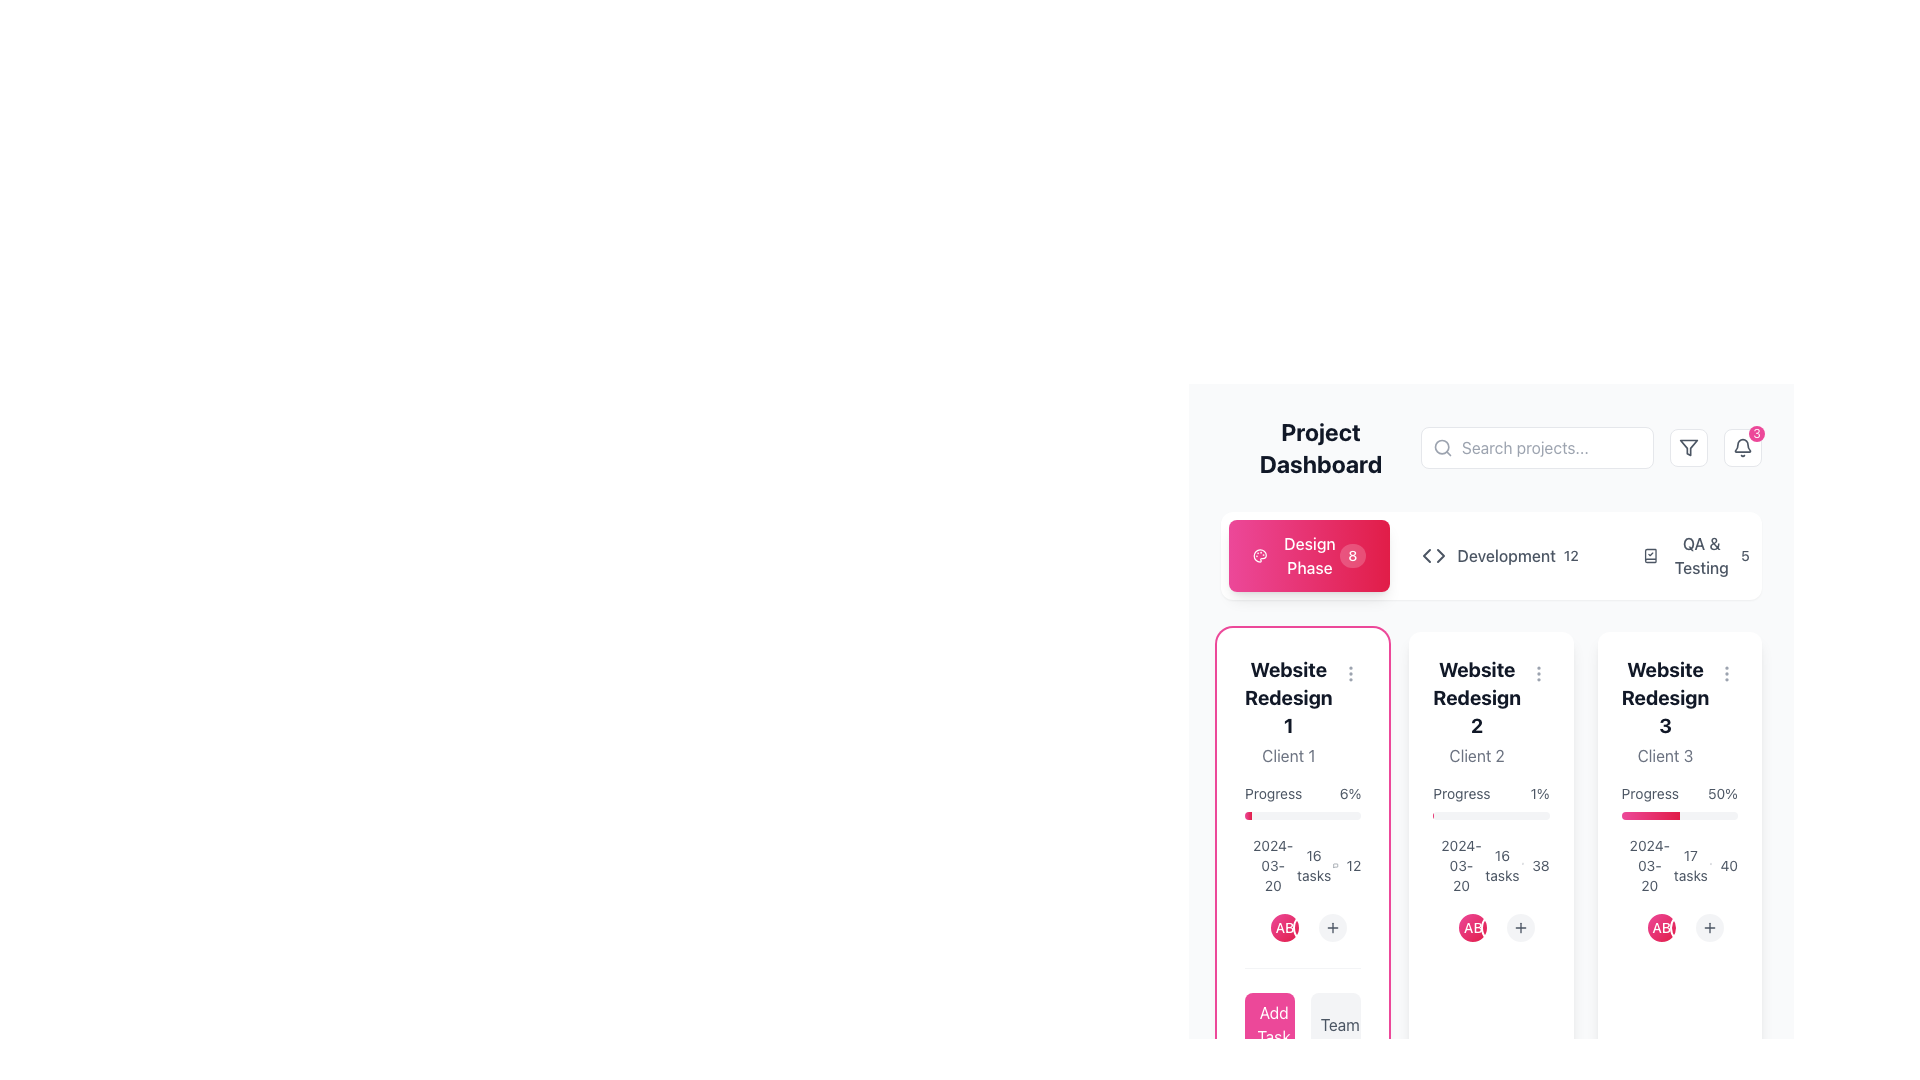  Describe the element at coordinates (1520, 928) in the screenshot. I see `the small plus icon button with a hollow center located within a circular button at the bottom of the 'Website Redesign 2' card` at that location.